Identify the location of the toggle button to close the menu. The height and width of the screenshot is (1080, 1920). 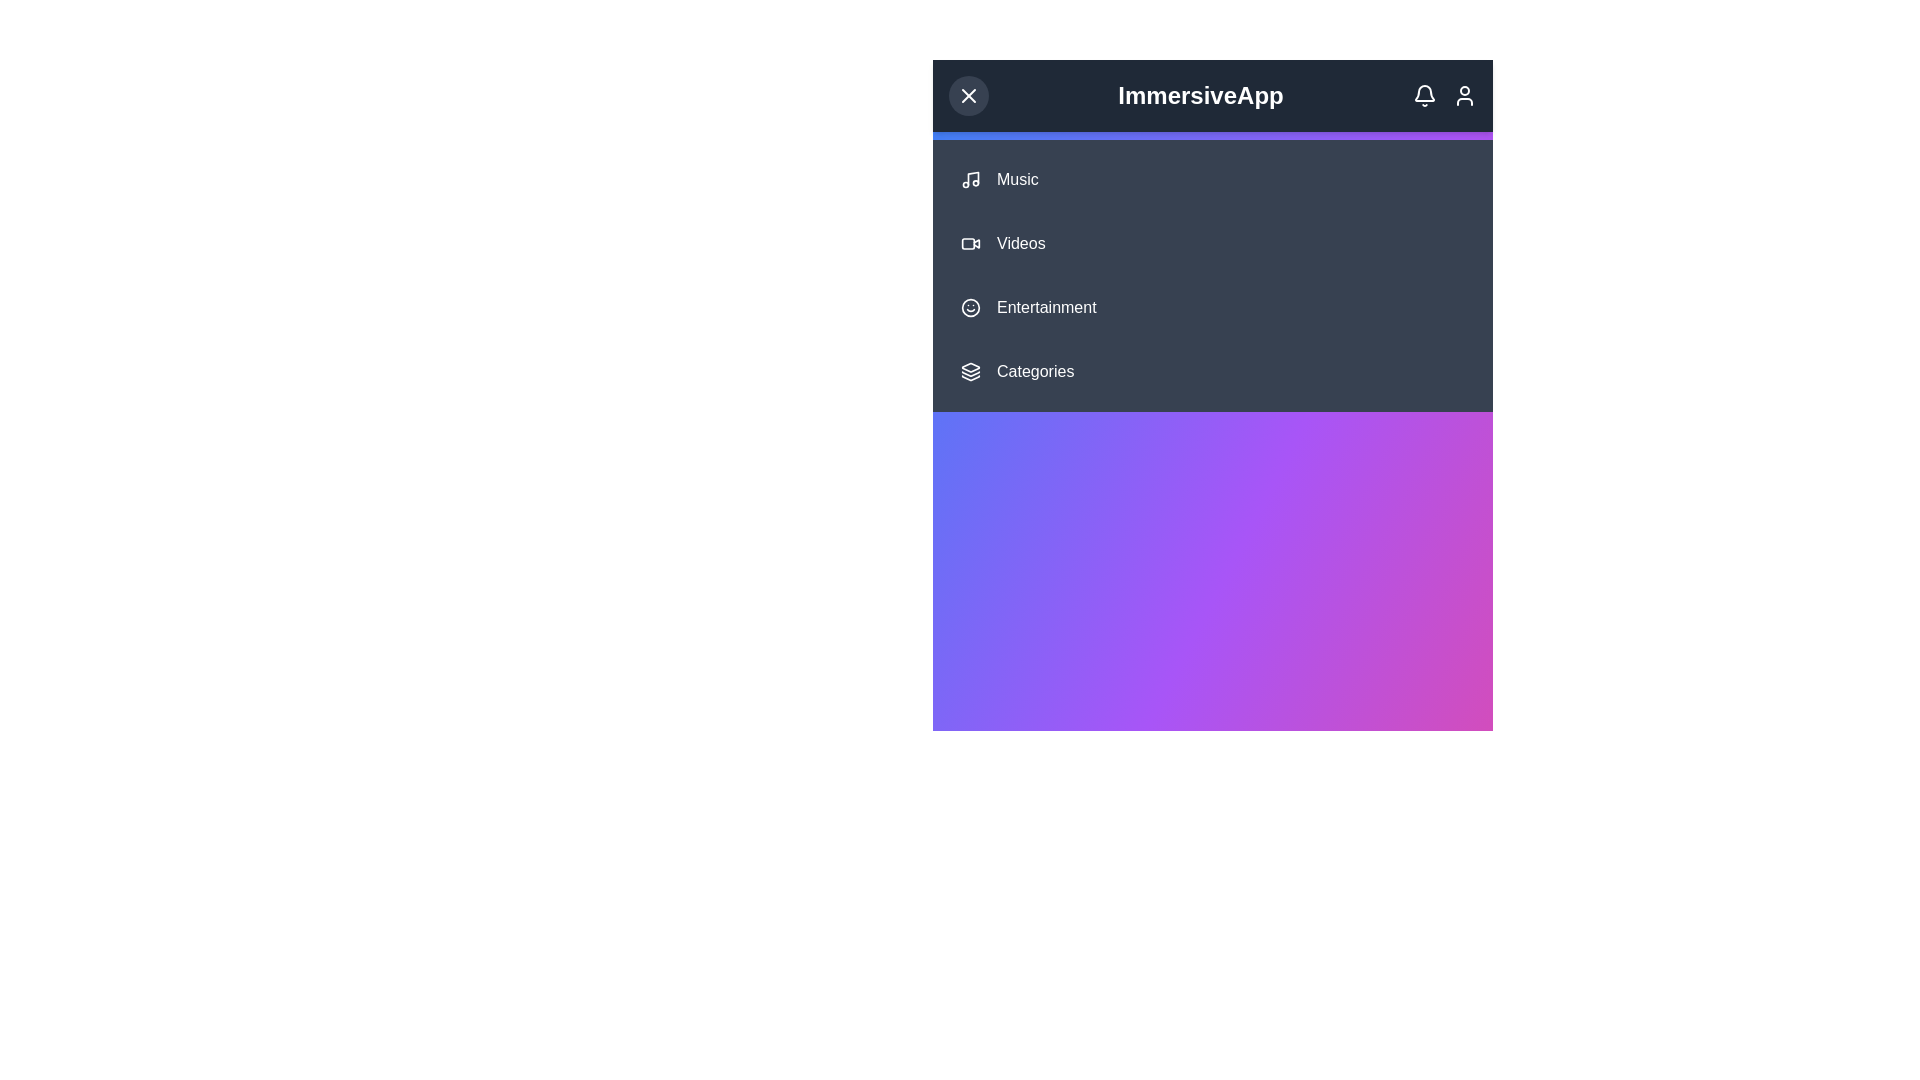
(969, 96).